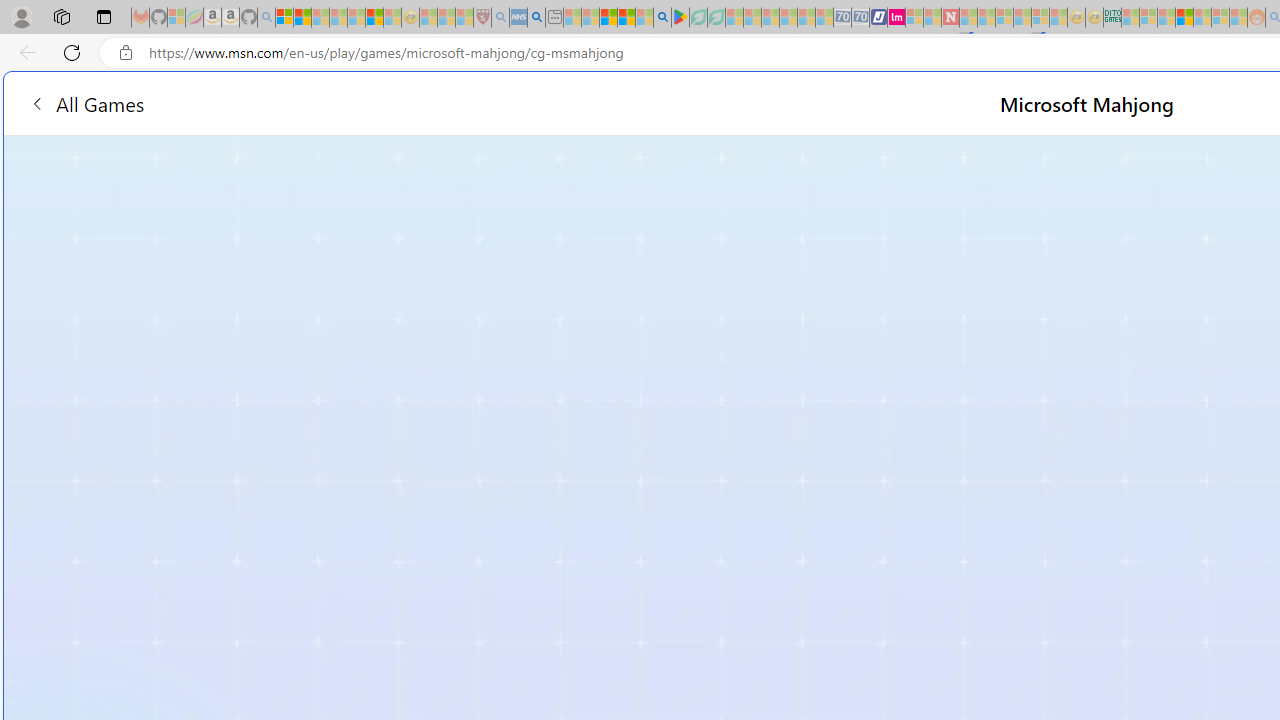 This screenshot has height=720, width=1280. I want to click on 'Bluey: Let', so click(680, 17).